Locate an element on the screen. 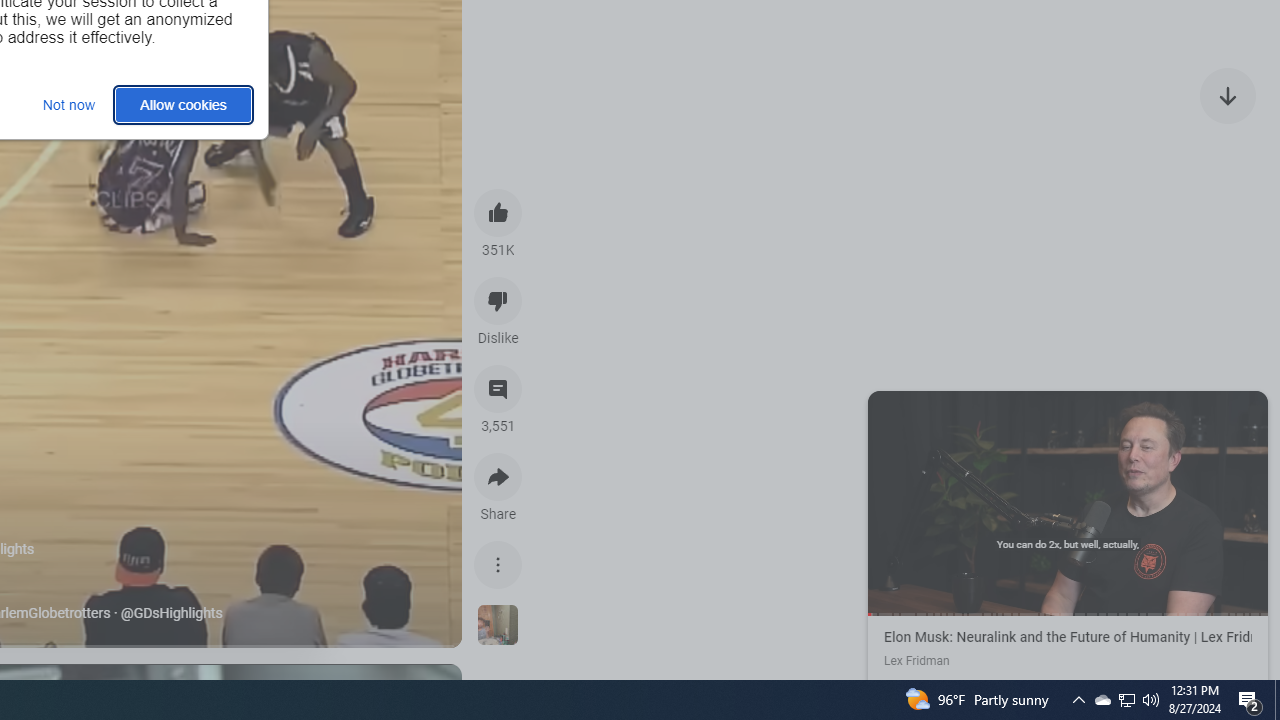  'Dislike this video' is located at coordinates (498, 300).